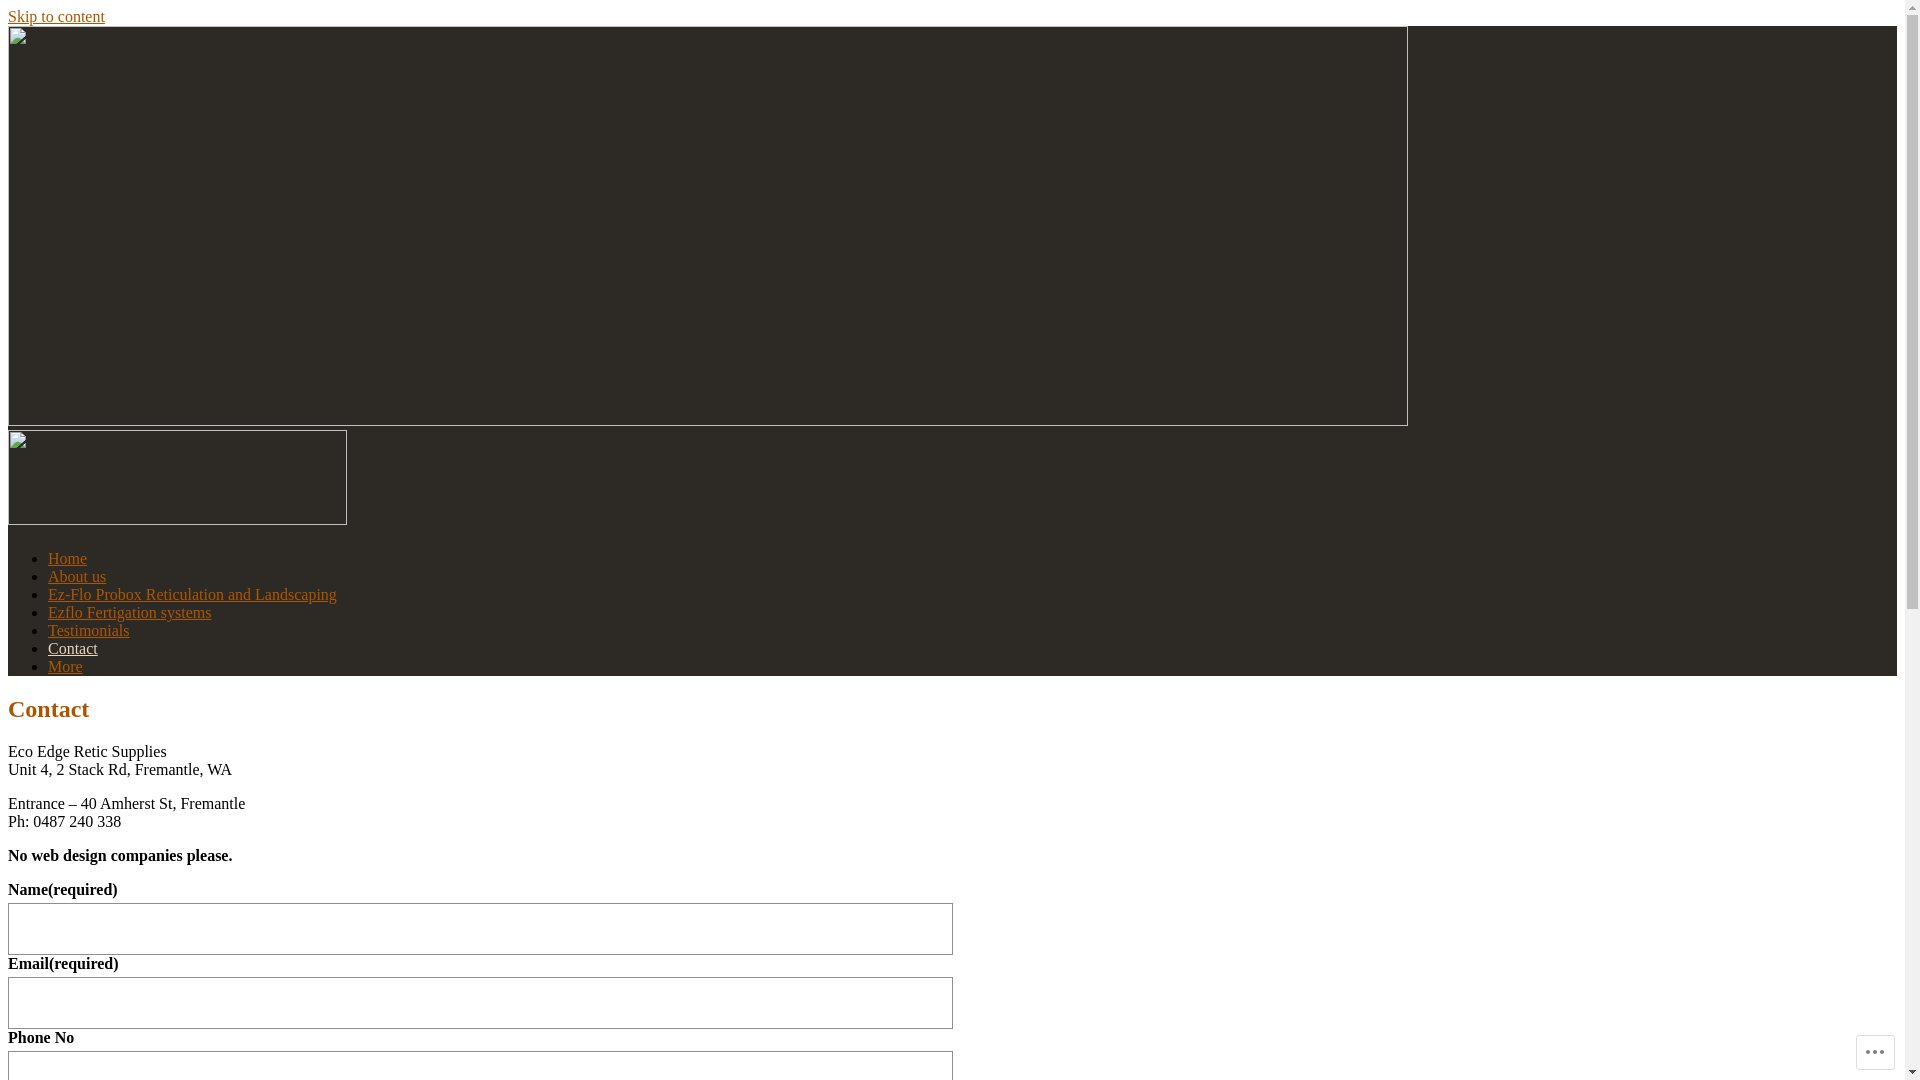 Image resolution: width=1920 pixels, height=1080 pixels. I want to click on 'Ezflo Fertigation systems', so click(128, 611).